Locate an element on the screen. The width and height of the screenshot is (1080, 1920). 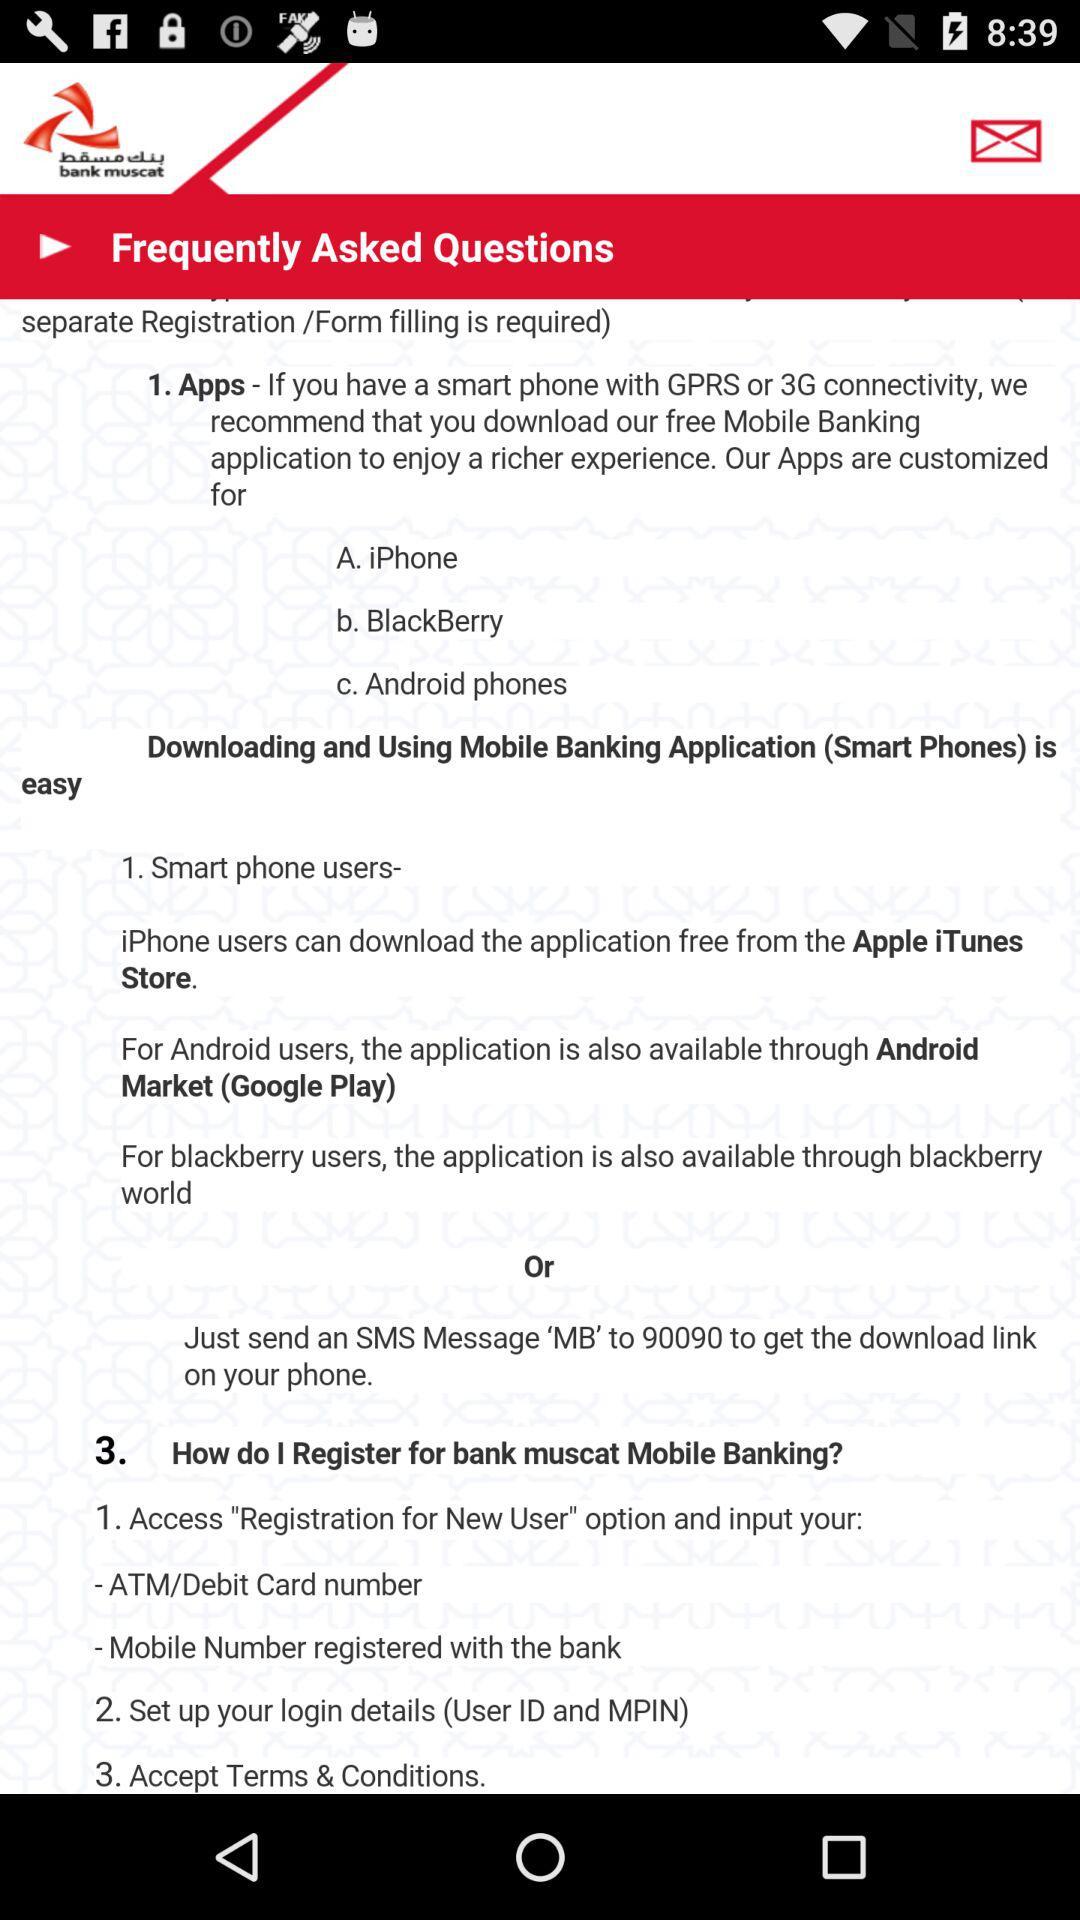
mail button is located at coordinates (1011, 133).